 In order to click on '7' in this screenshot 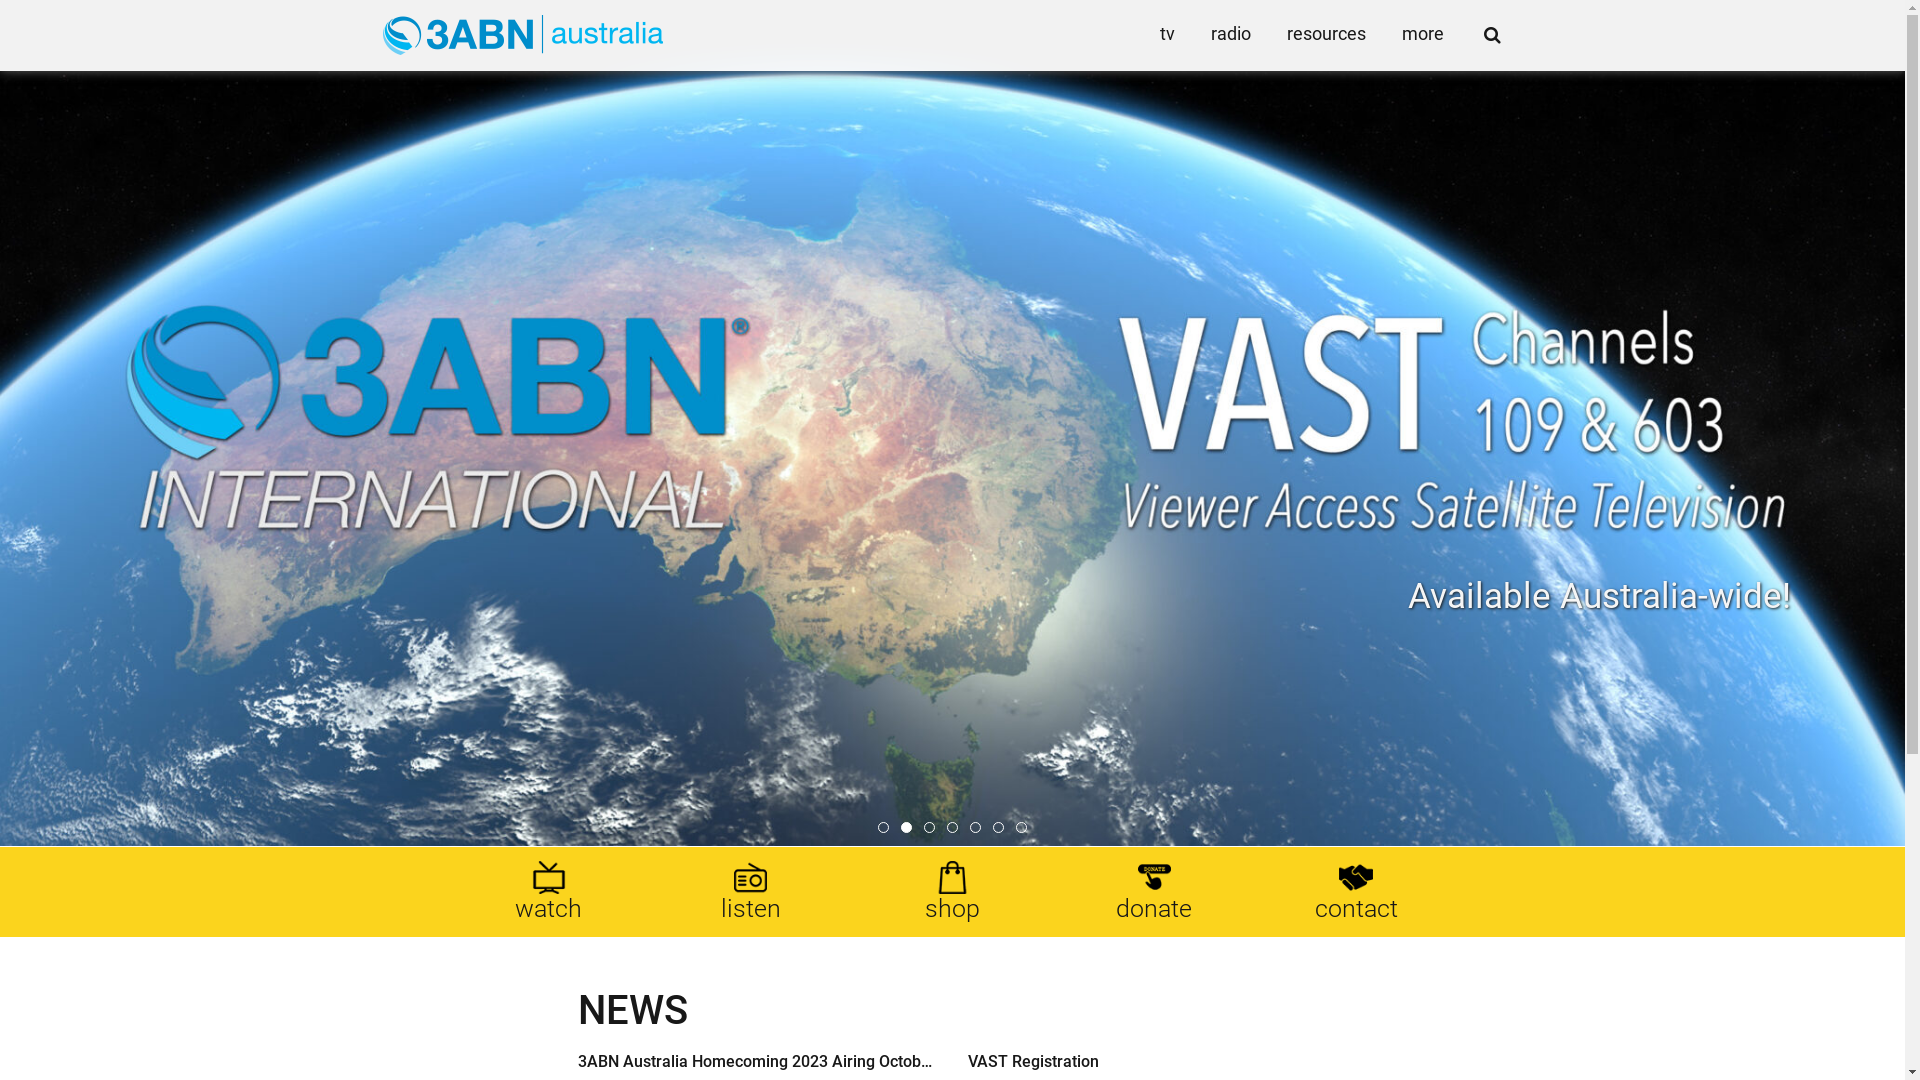, I will do `click(1021, 827)`.